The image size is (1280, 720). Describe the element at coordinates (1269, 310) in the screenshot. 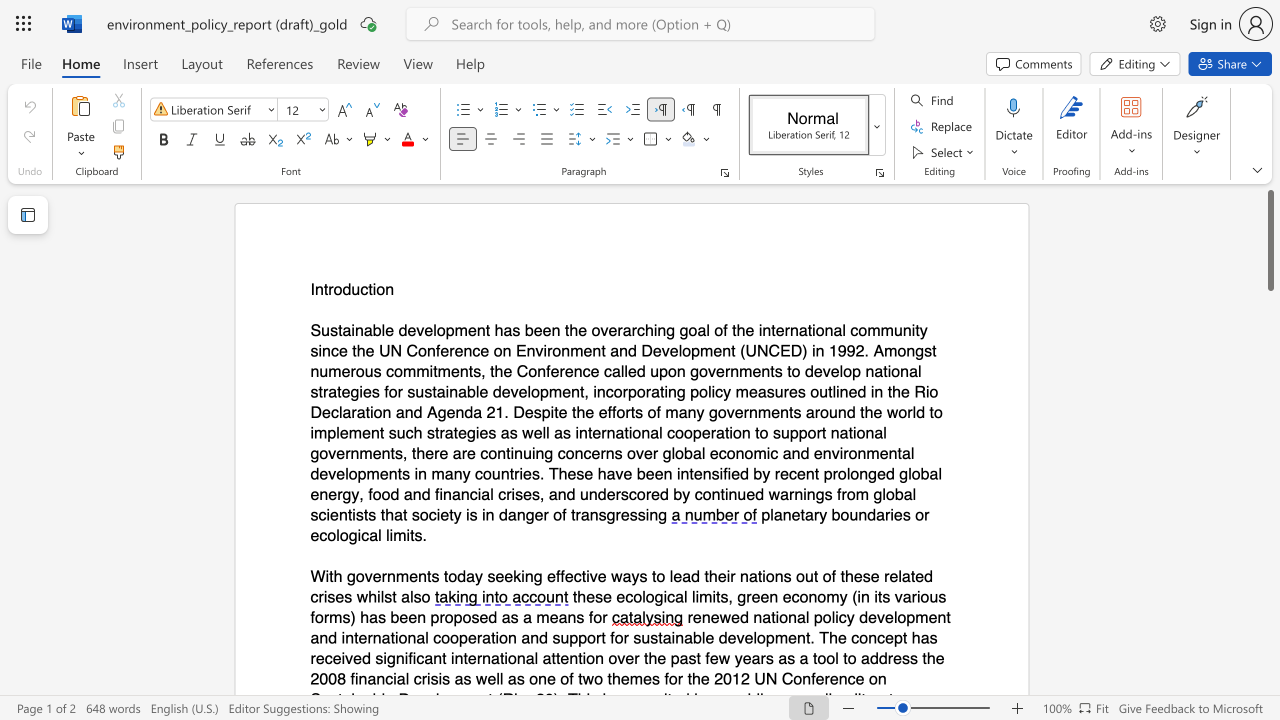

I see `the scrollbar on the right` at that location.